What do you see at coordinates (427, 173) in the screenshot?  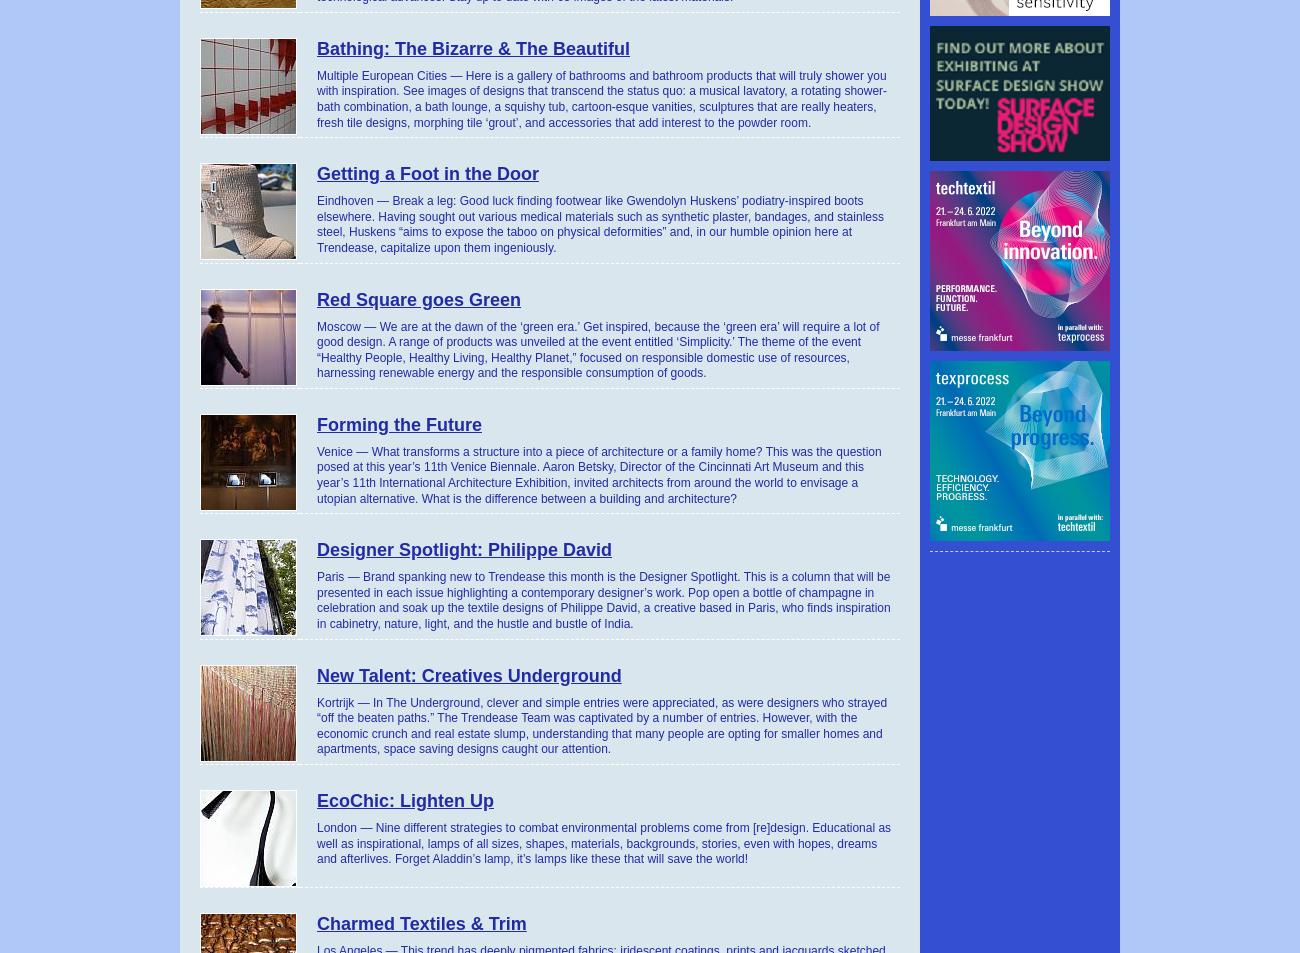 I see `'Getting a Foot in the Door'` at bounding box center [427, 173].